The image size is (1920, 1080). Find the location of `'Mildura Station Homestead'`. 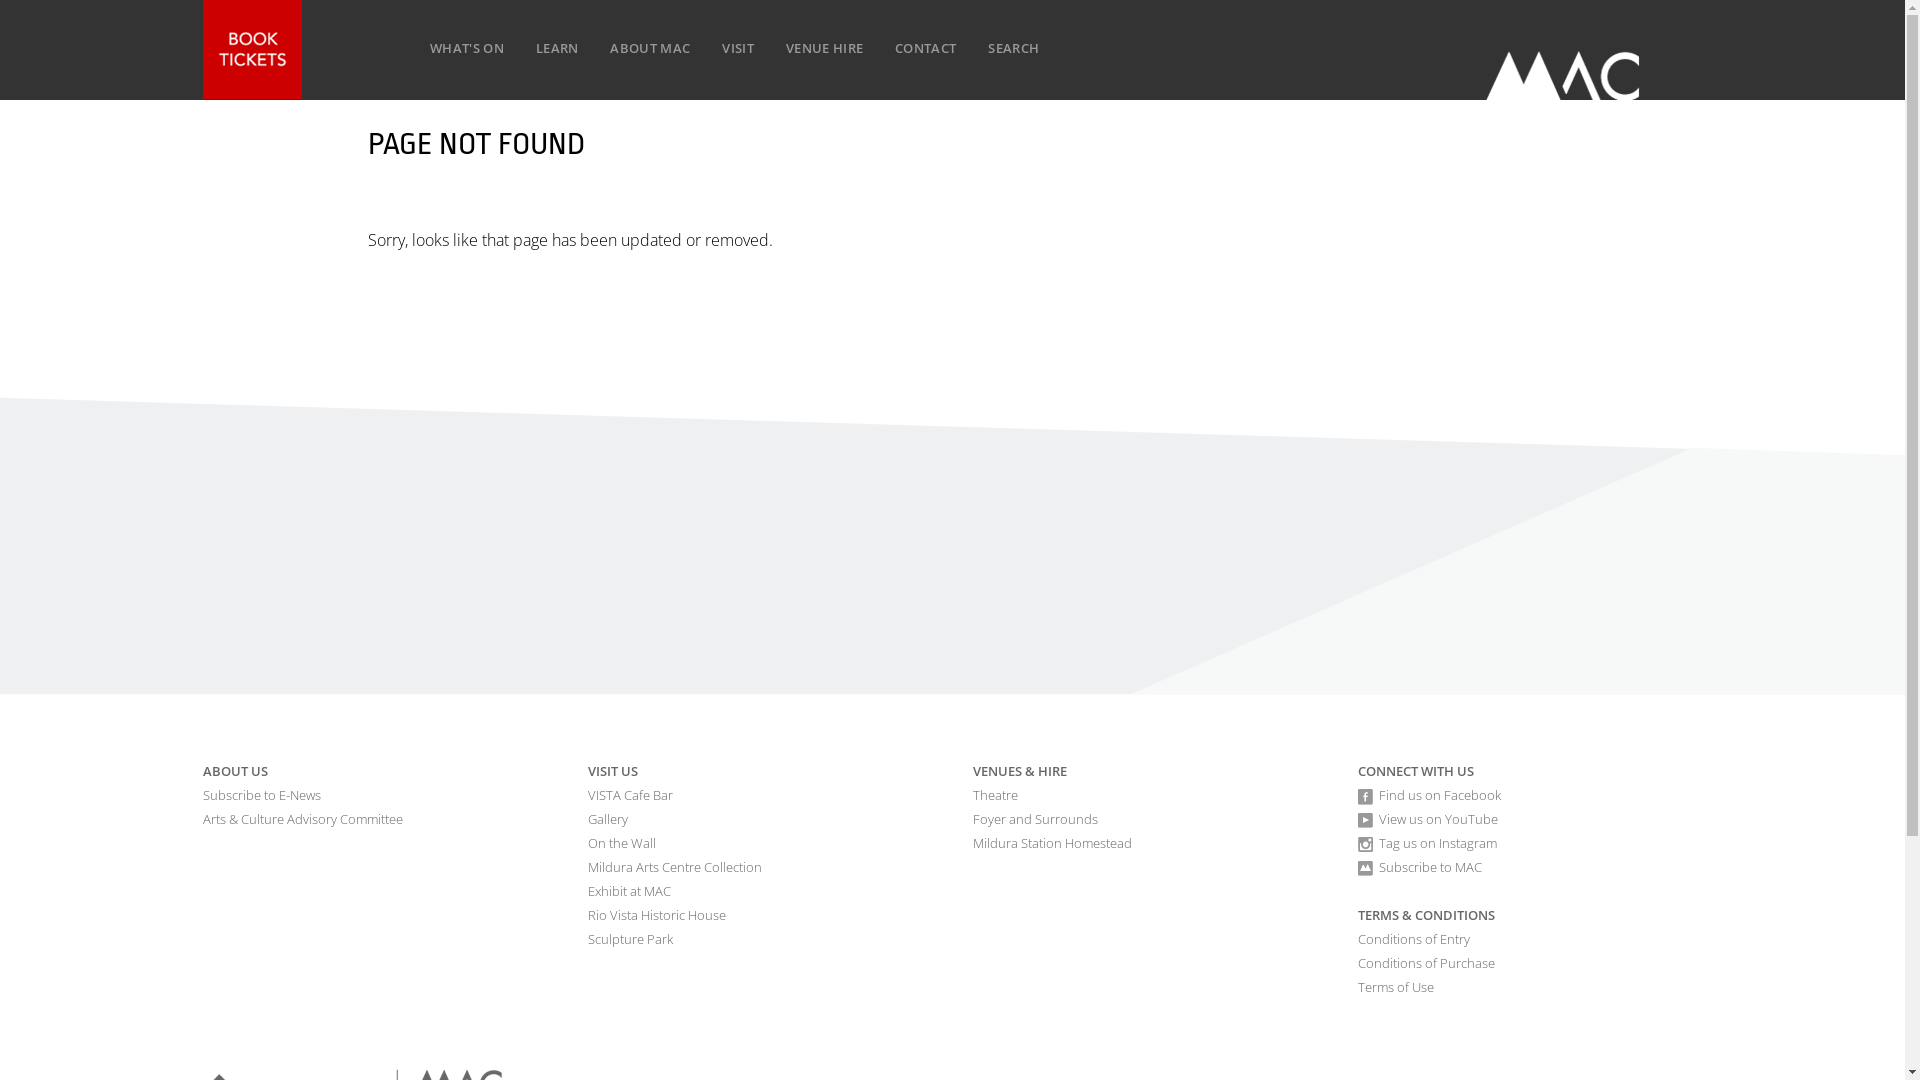

'Mildura Station Homestead' is located at coordinates (1050, 843).